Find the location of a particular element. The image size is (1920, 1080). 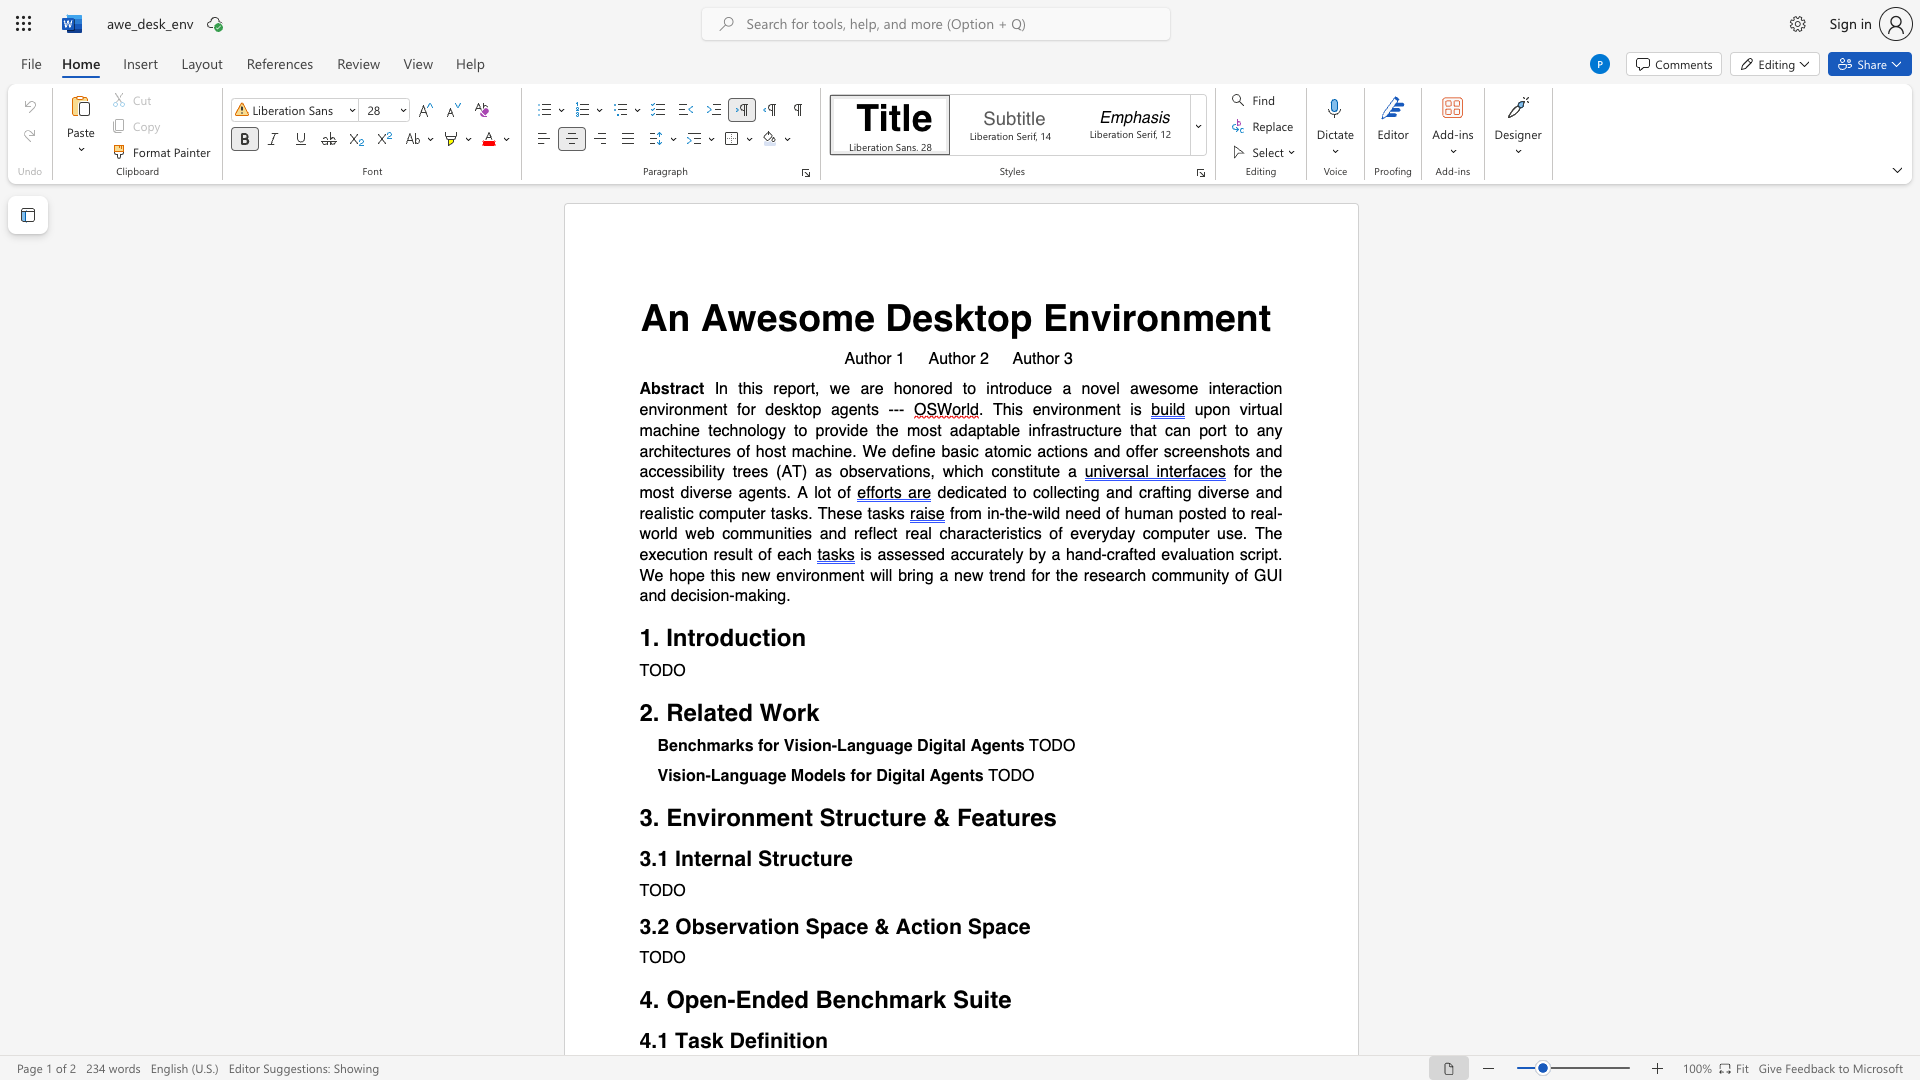

the subset text "nition" within the text "4.1 Task Definition" is located at coordinates (768, 1039).